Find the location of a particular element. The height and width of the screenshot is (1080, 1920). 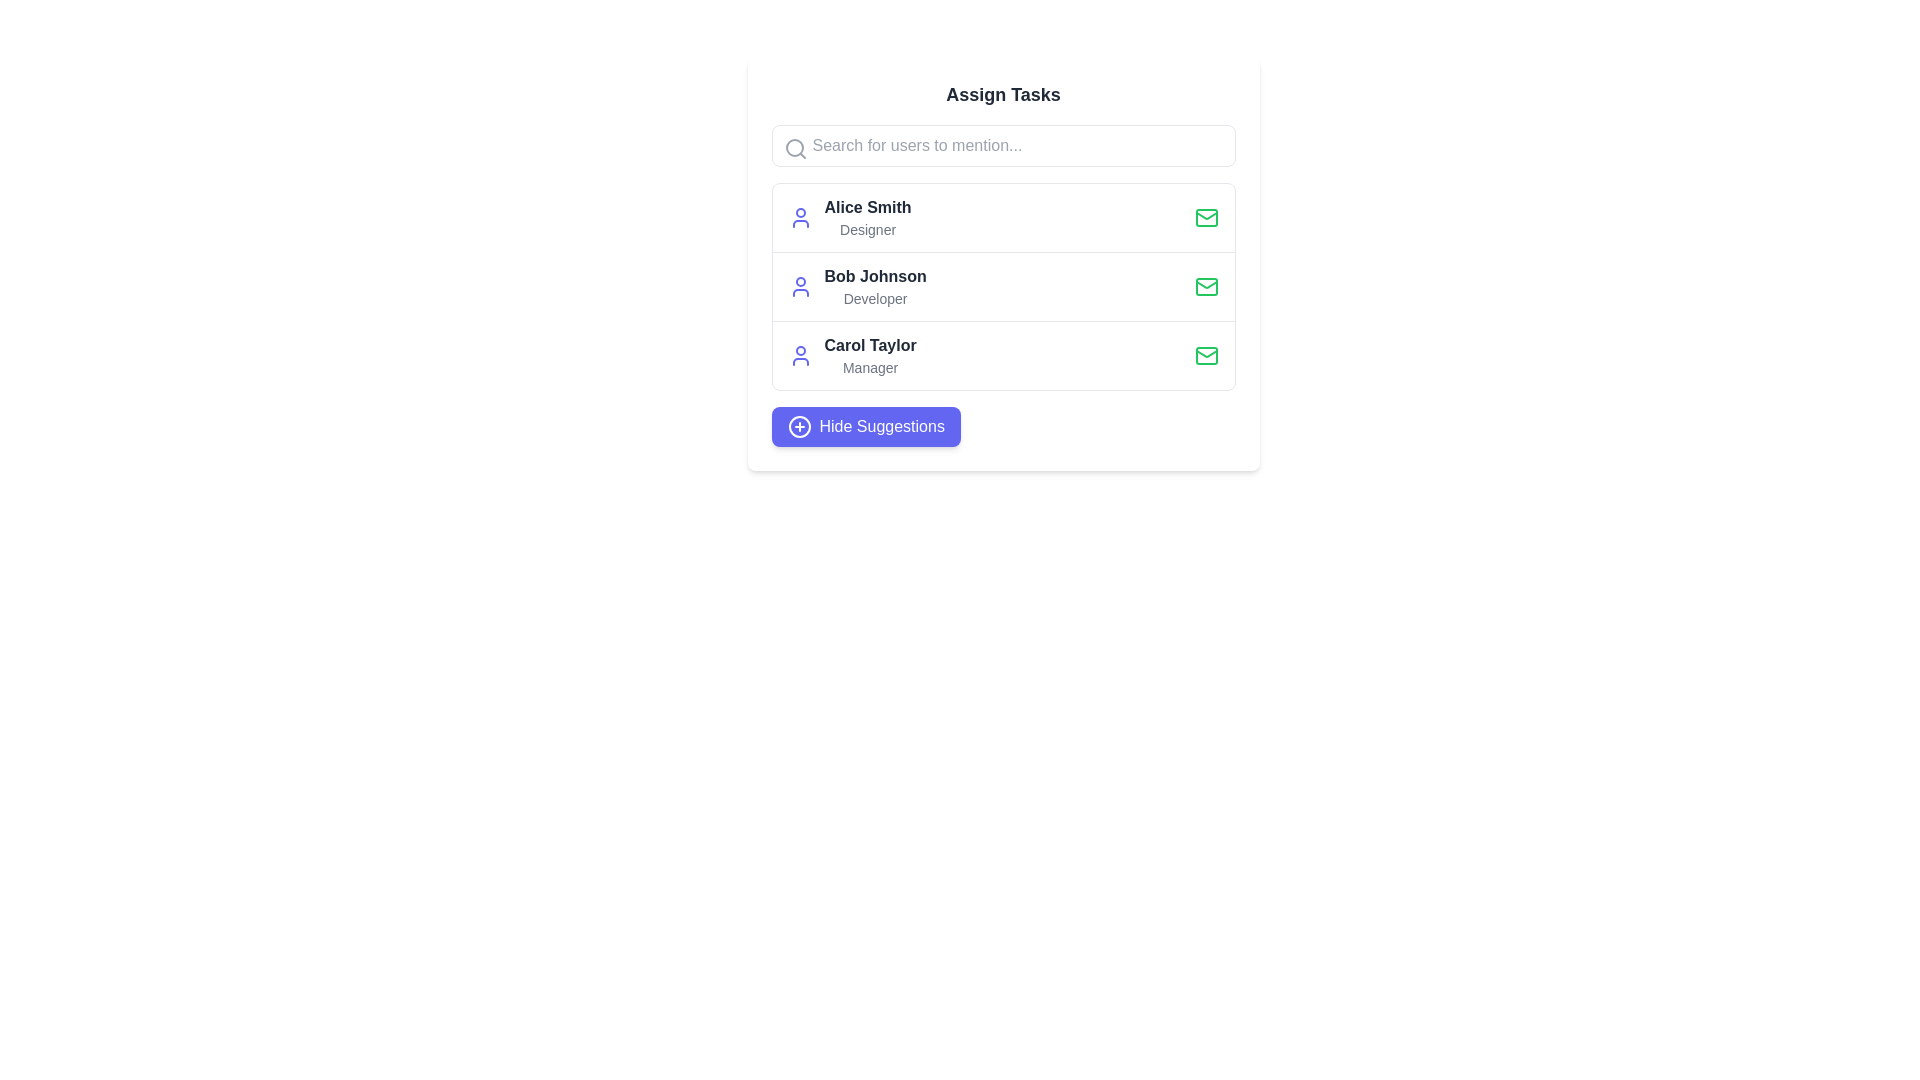

the button located at the bottom of the task assignment card is located at coordinates (866, 426).